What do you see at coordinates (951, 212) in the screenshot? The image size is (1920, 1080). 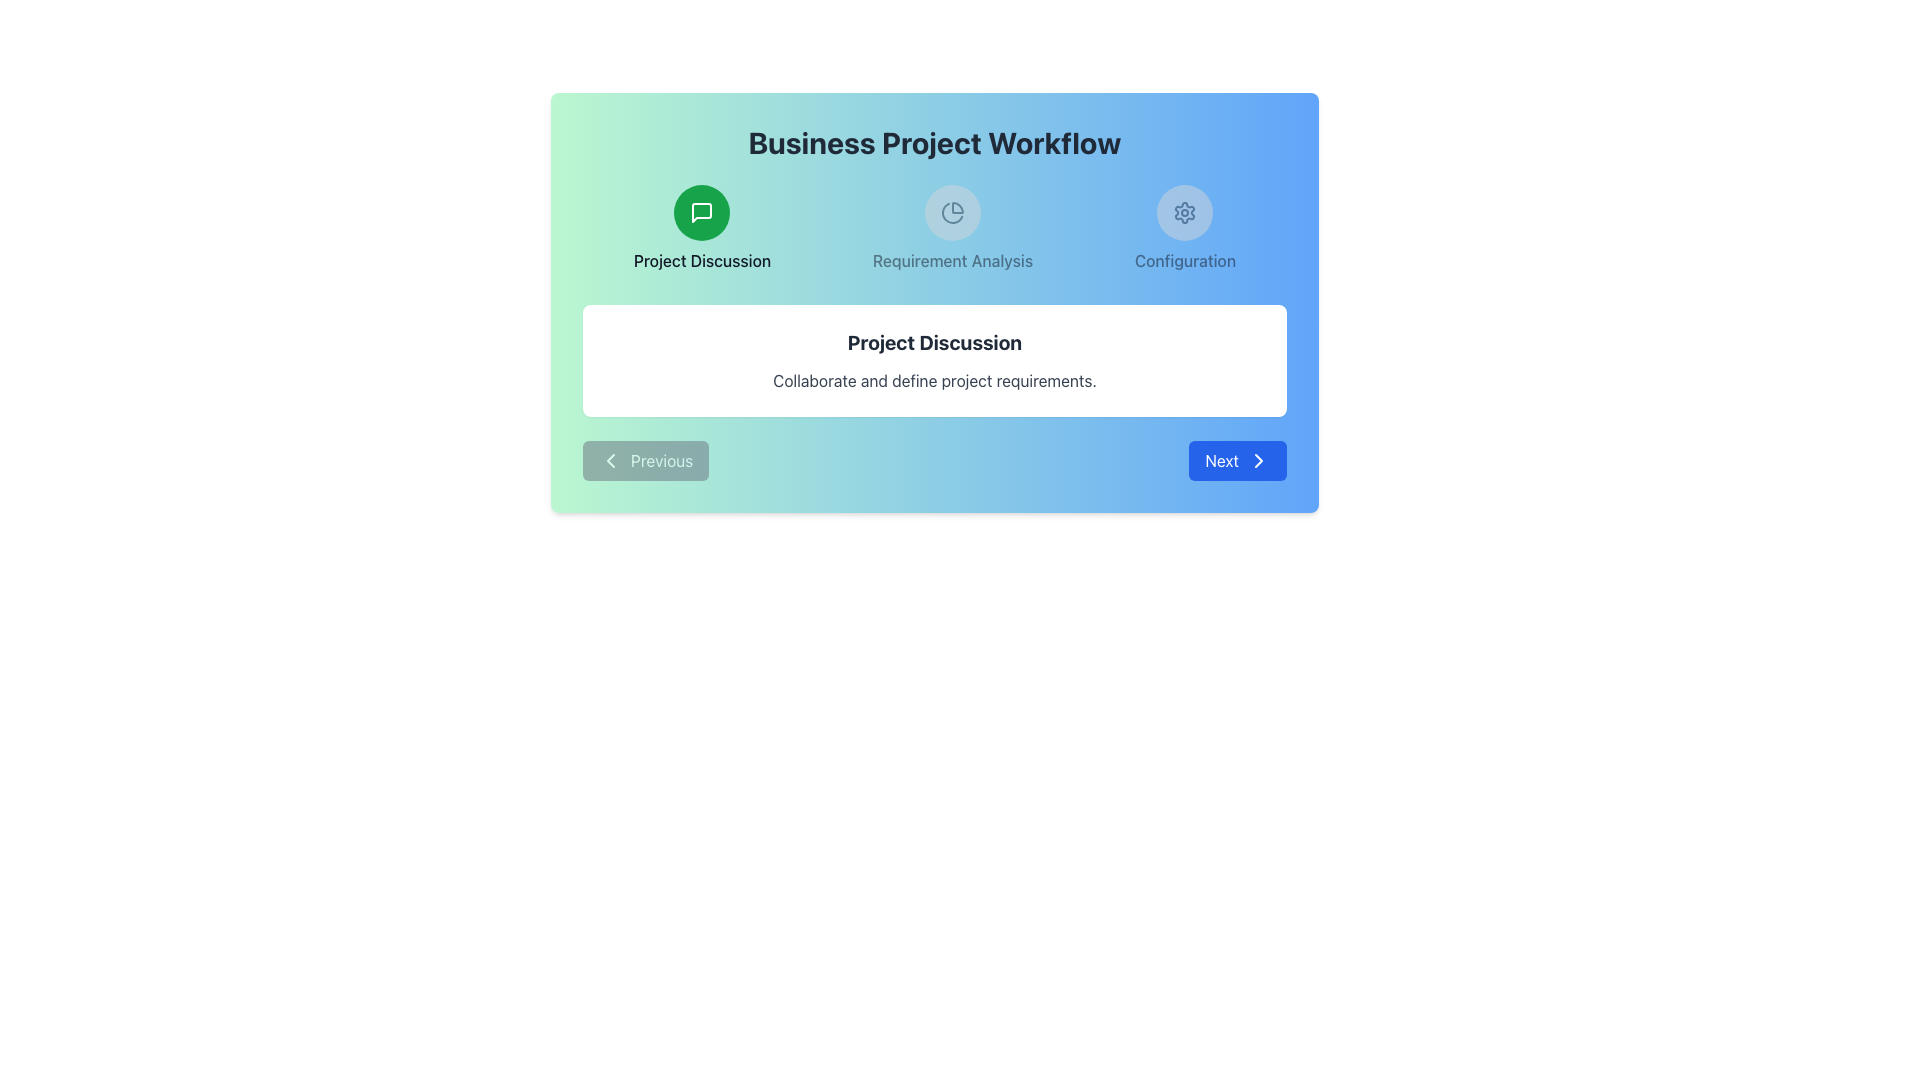 I see `the circular icon button with a pie chart icon, located centrally in the 'Requirement Analysis' section` at bounding box center [951, 212].